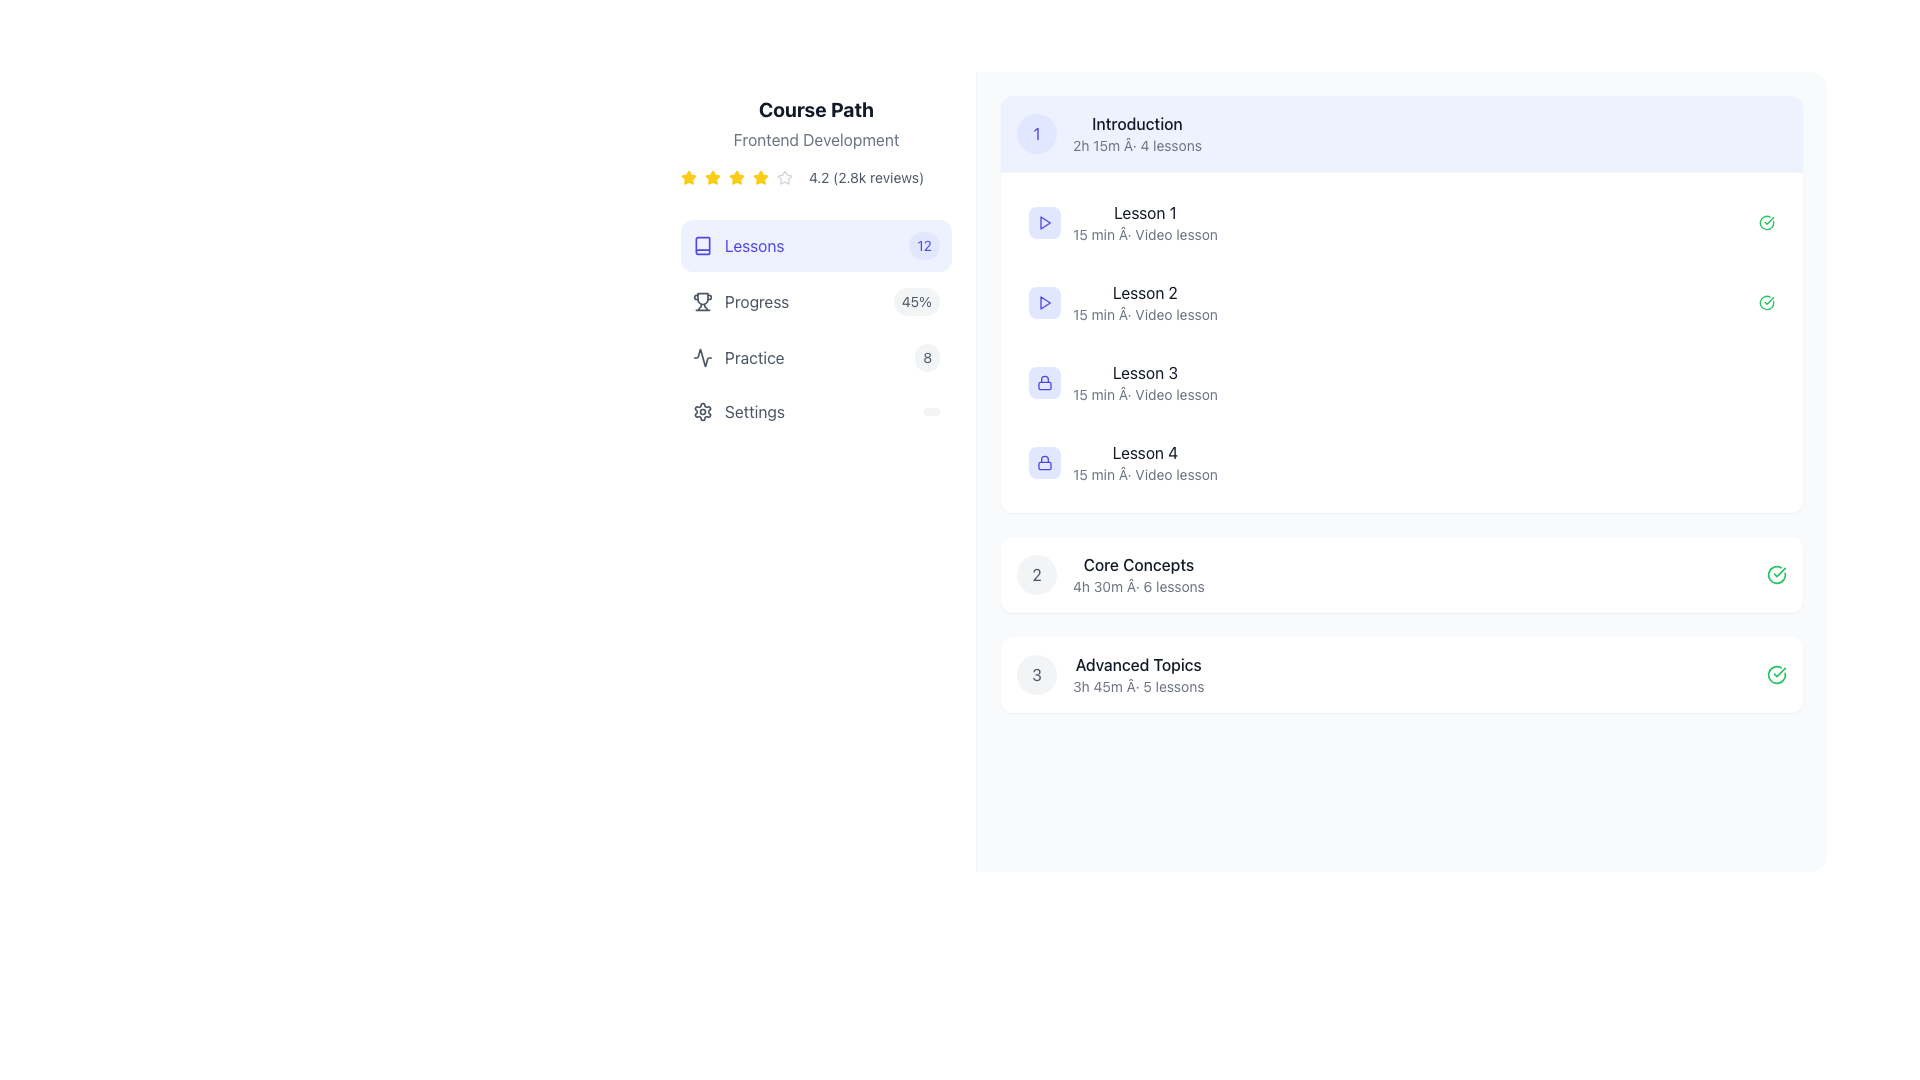  I want to click on the first list item header for the course lesson located at the top of the lesson section, so click(1108, 134).